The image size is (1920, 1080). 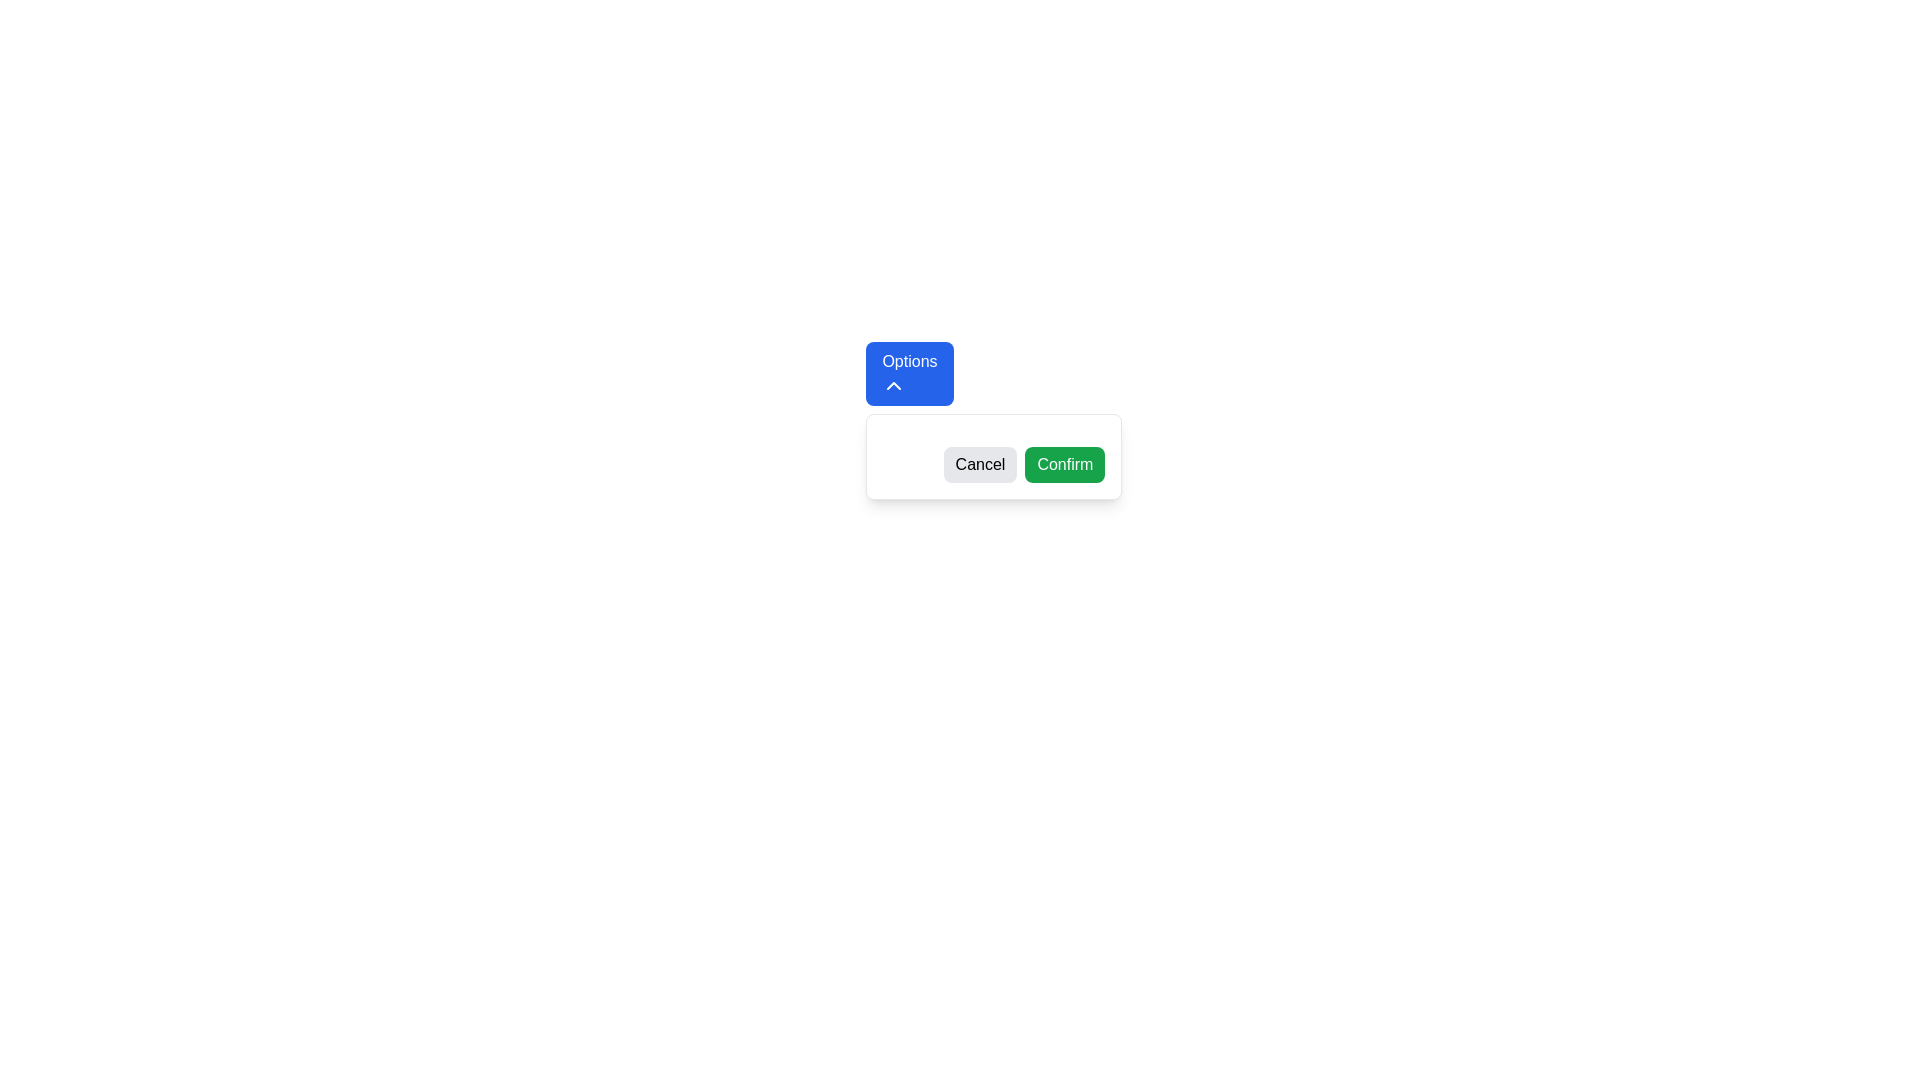 What do you see at coordinates (893, 385) in the screenshot?
I see `the chevron icon located at the bottom center of the 'Options' button, which has a blue background and white text` at bounding box center [893, 385].